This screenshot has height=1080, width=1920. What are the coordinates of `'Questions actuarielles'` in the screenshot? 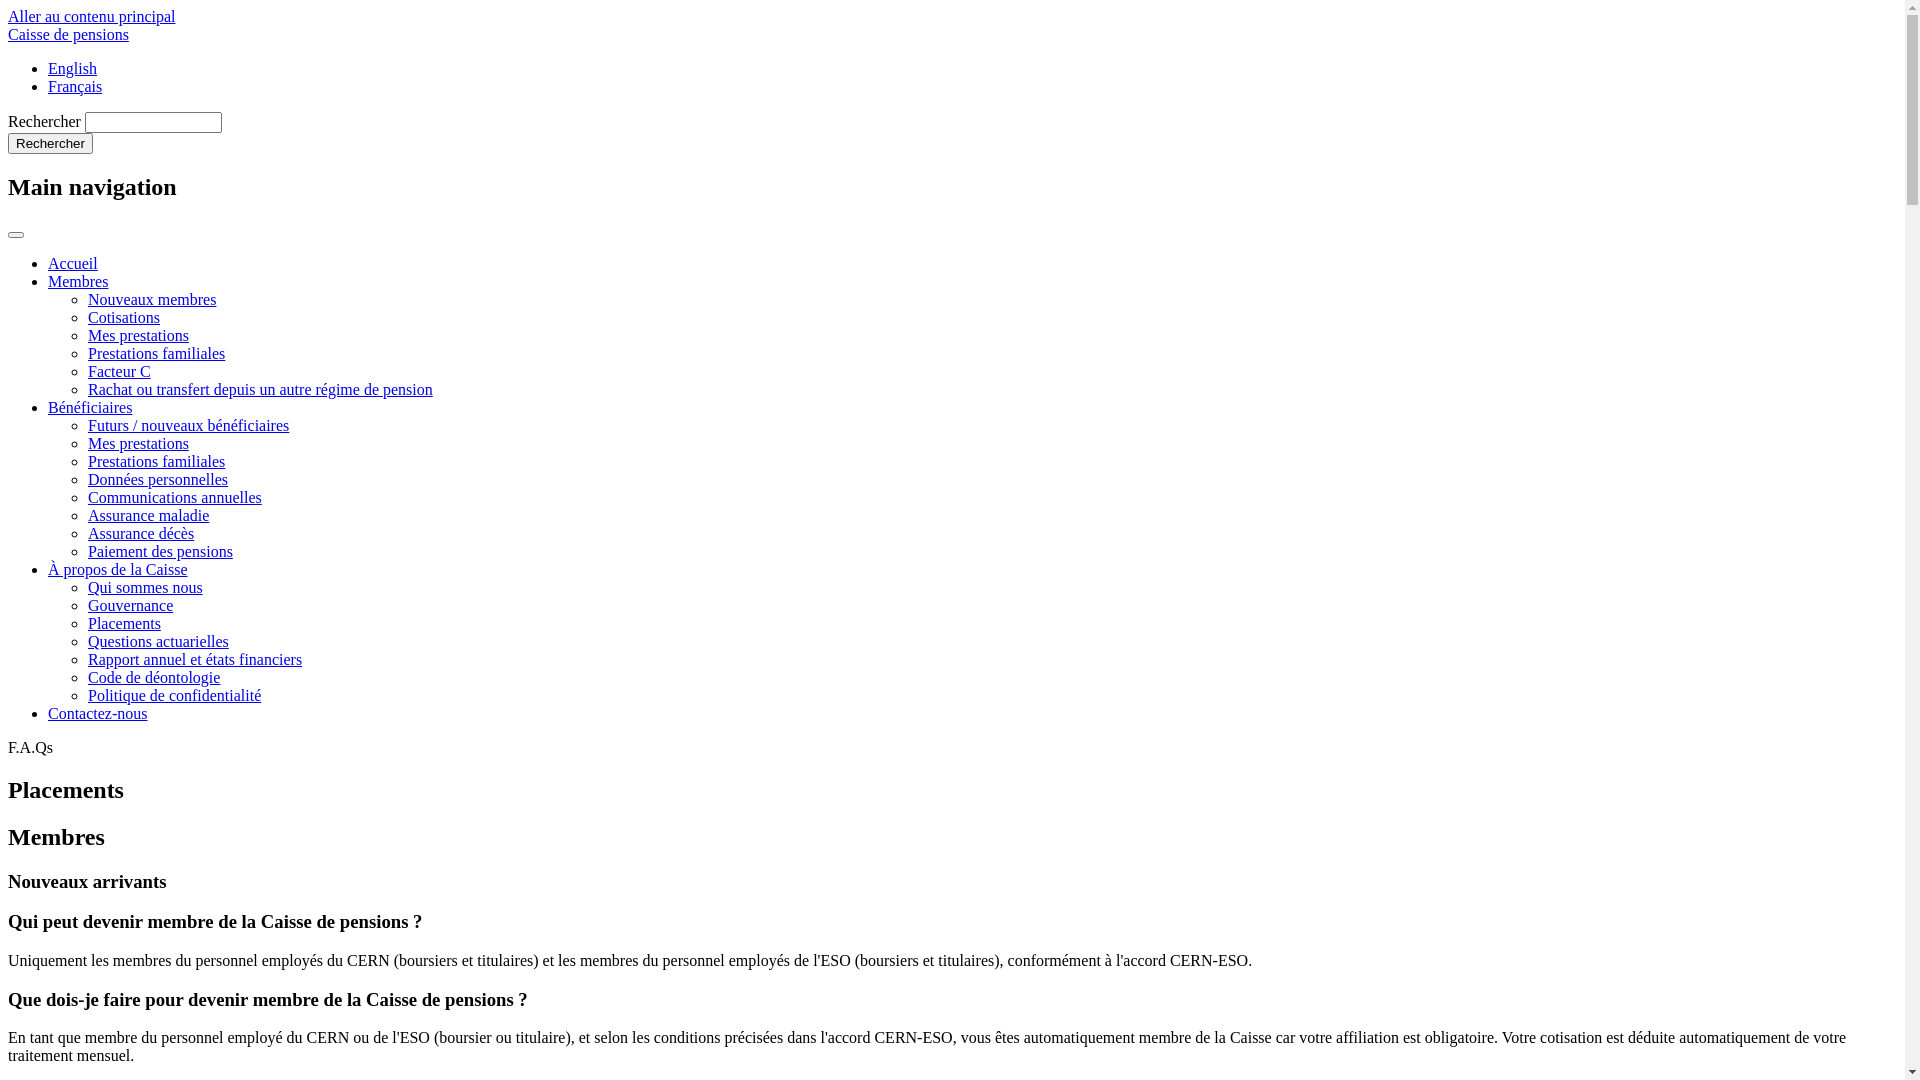 It's located at (157, 641).